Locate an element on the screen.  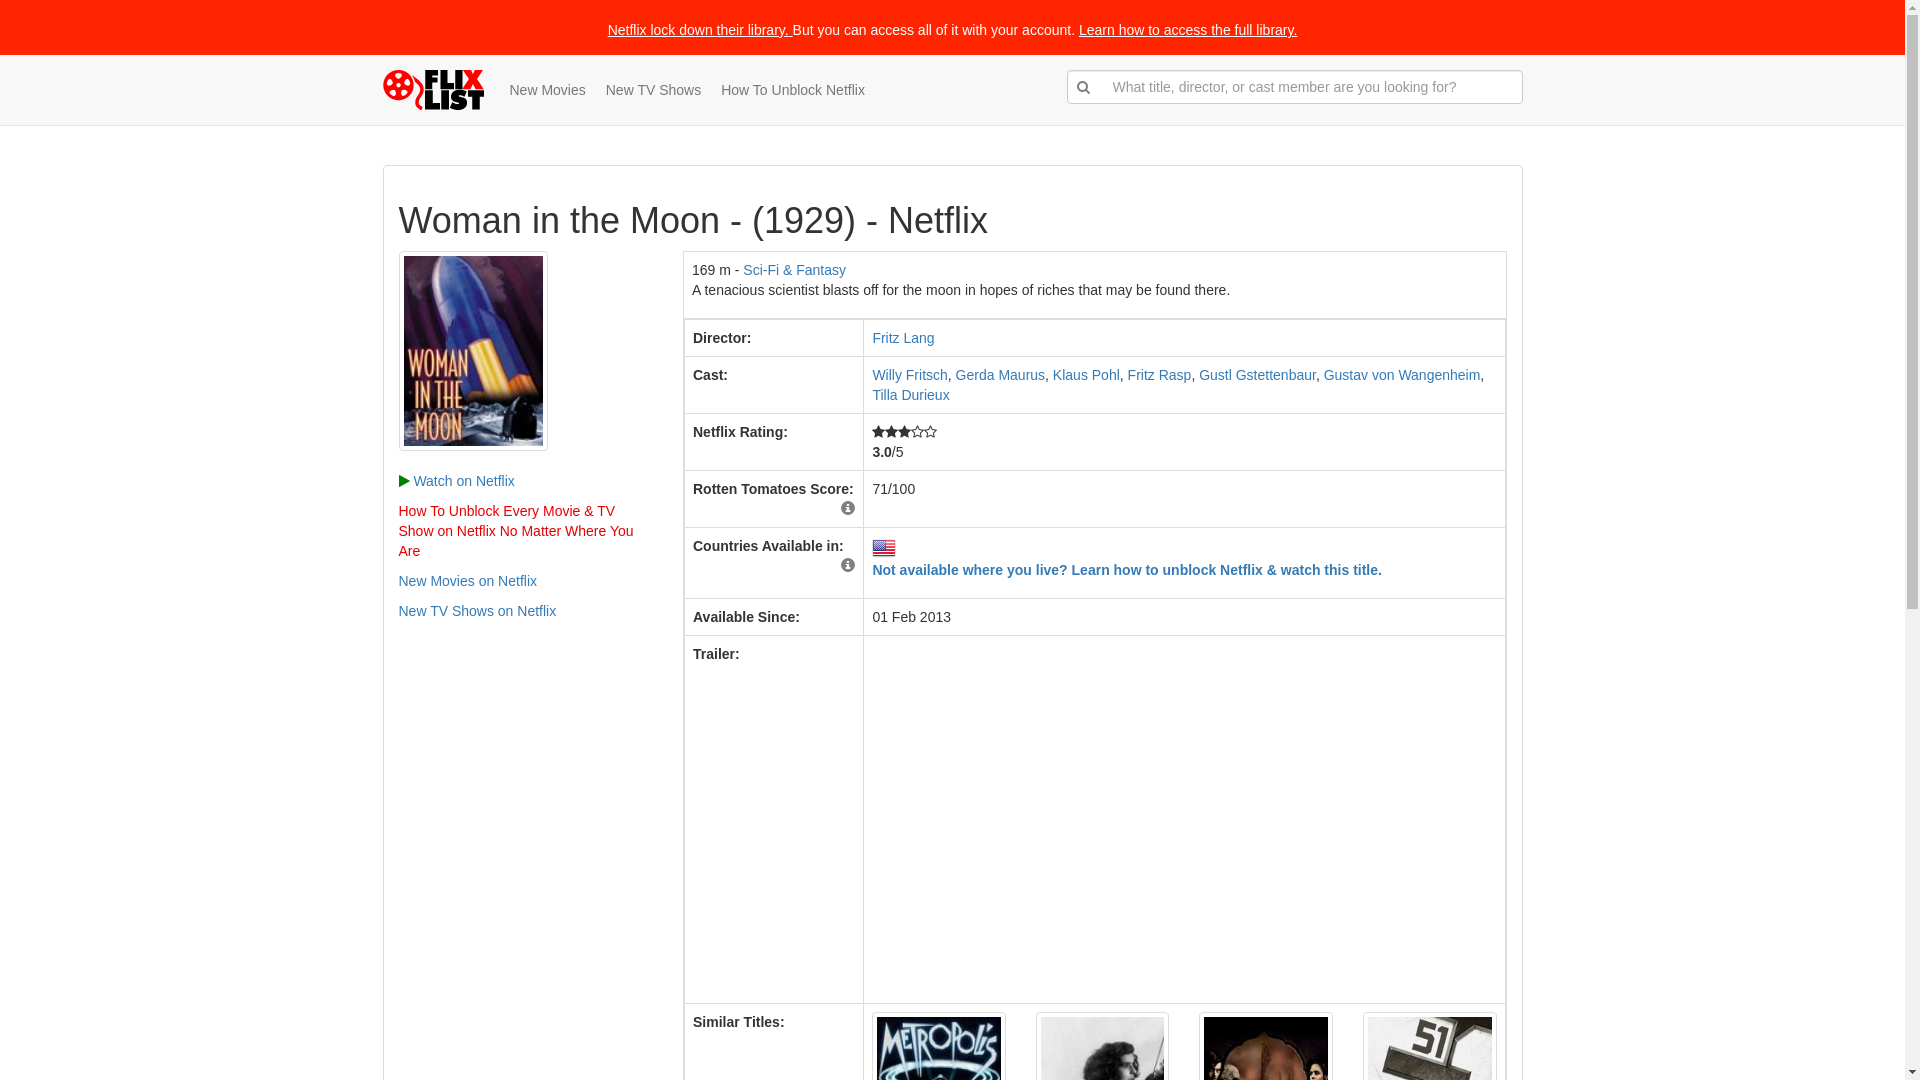
'Sci-Fi & Fantasy' is located at coordinates (793, 270).